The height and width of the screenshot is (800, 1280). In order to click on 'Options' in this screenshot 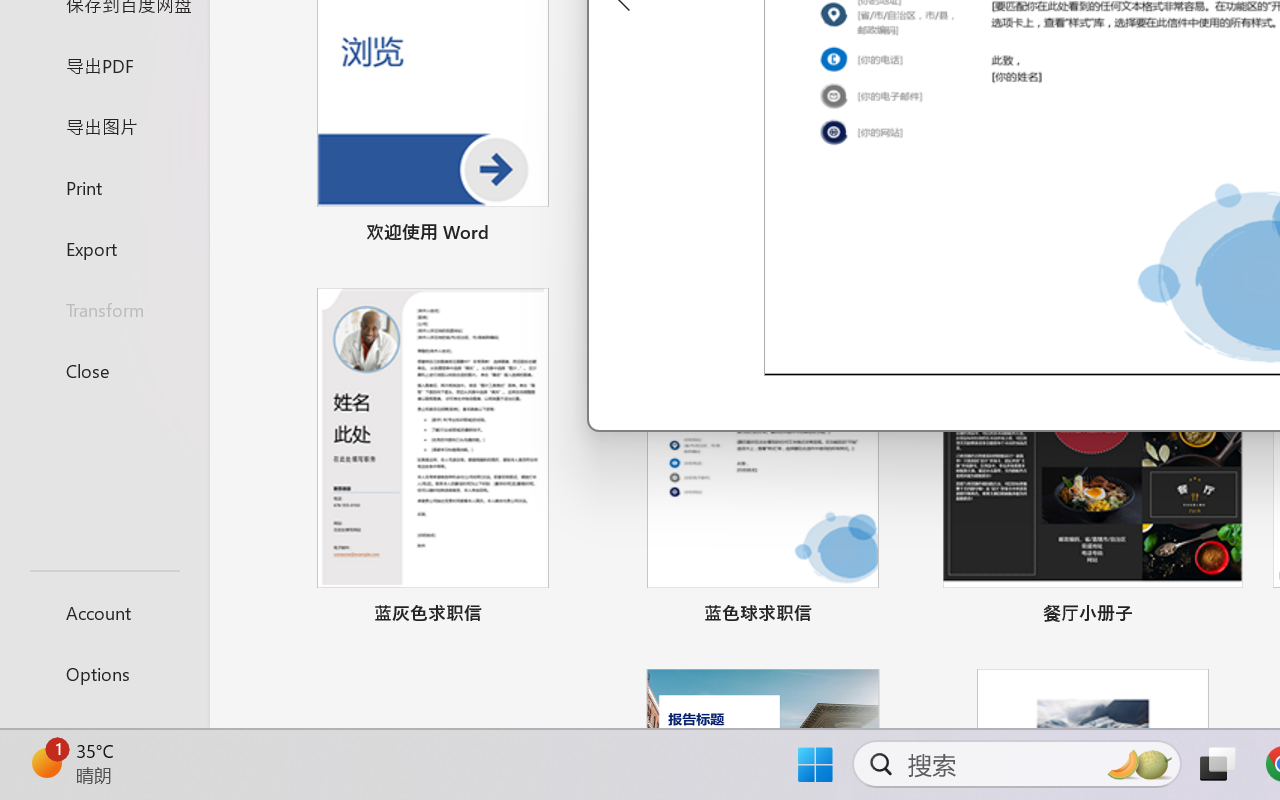, I will do `click(103, 673)`.